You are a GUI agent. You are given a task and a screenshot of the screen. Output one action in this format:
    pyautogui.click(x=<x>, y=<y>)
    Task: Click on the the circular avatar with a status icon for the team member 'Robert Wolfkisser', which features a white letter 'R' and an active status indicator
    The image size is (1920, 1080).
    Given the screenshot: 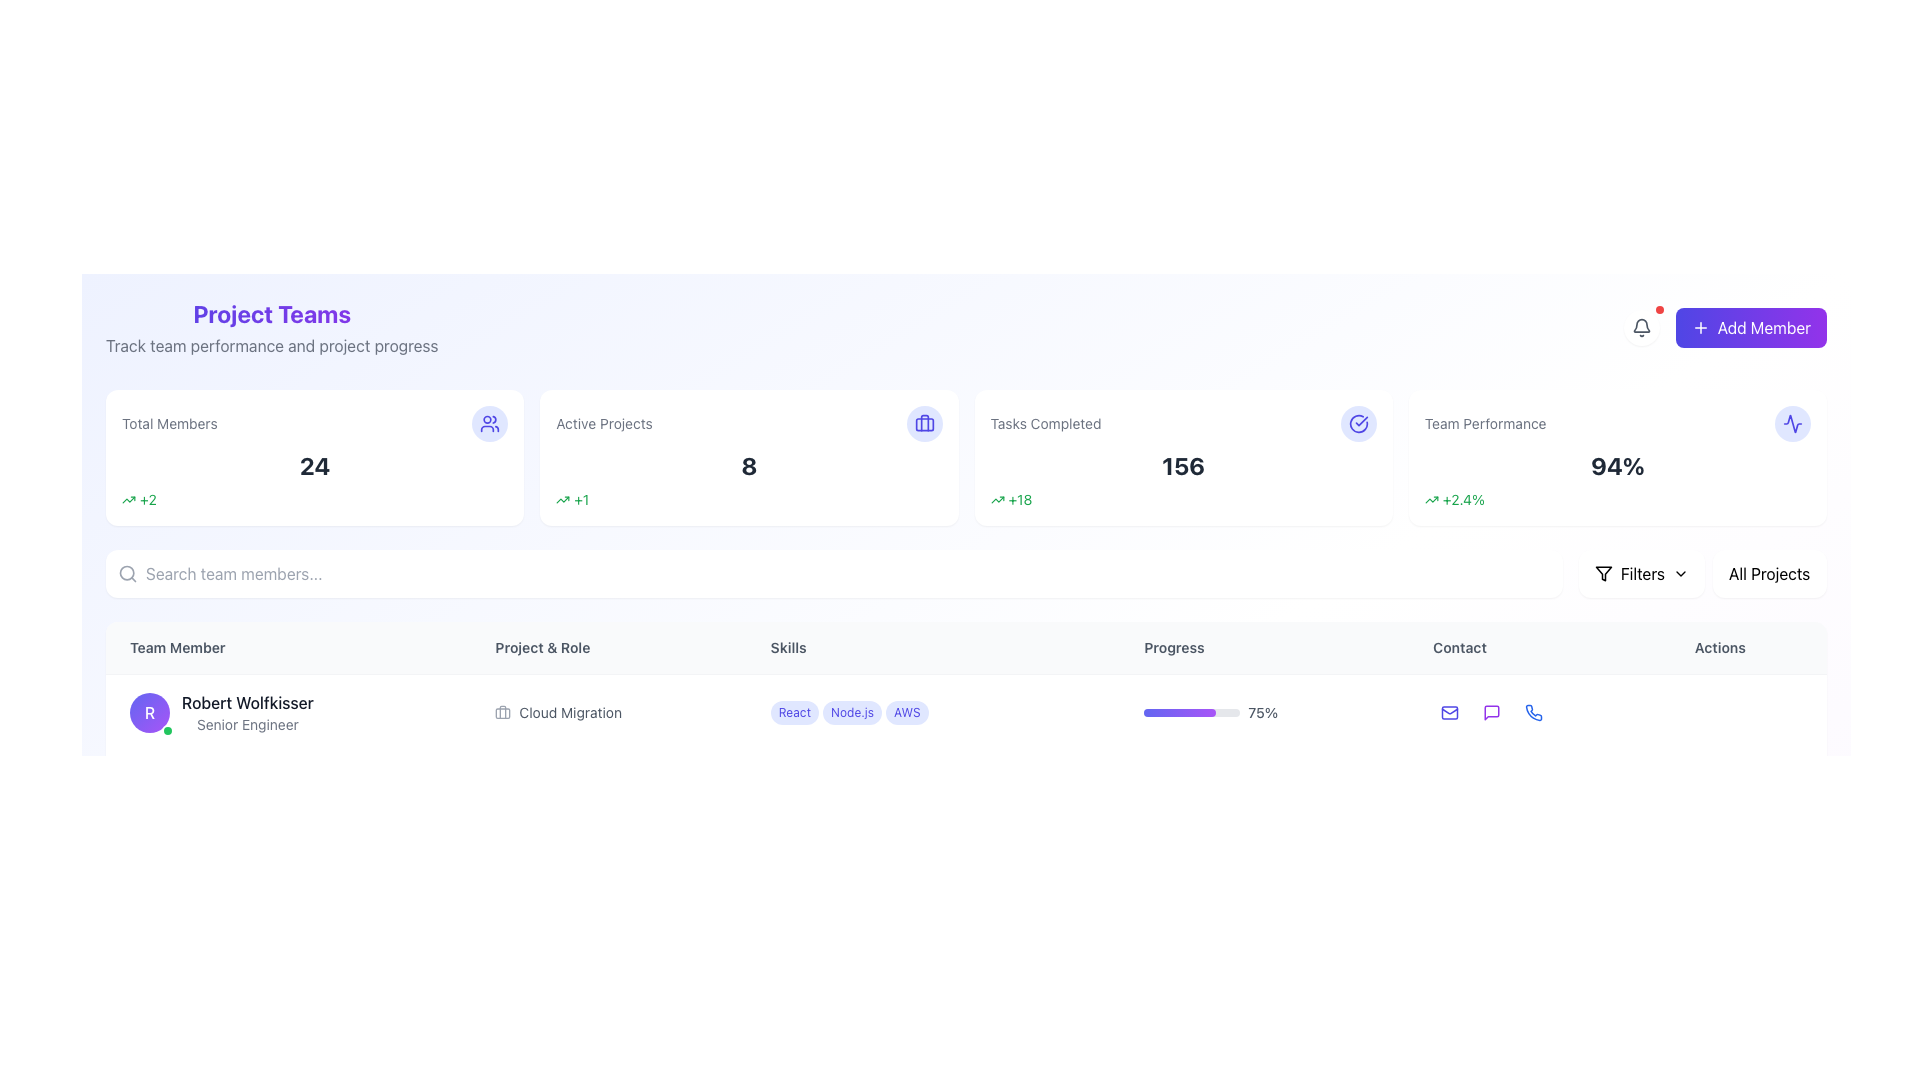 What is the action you would take?
    pyautogui.click(x=148, y=712)
    